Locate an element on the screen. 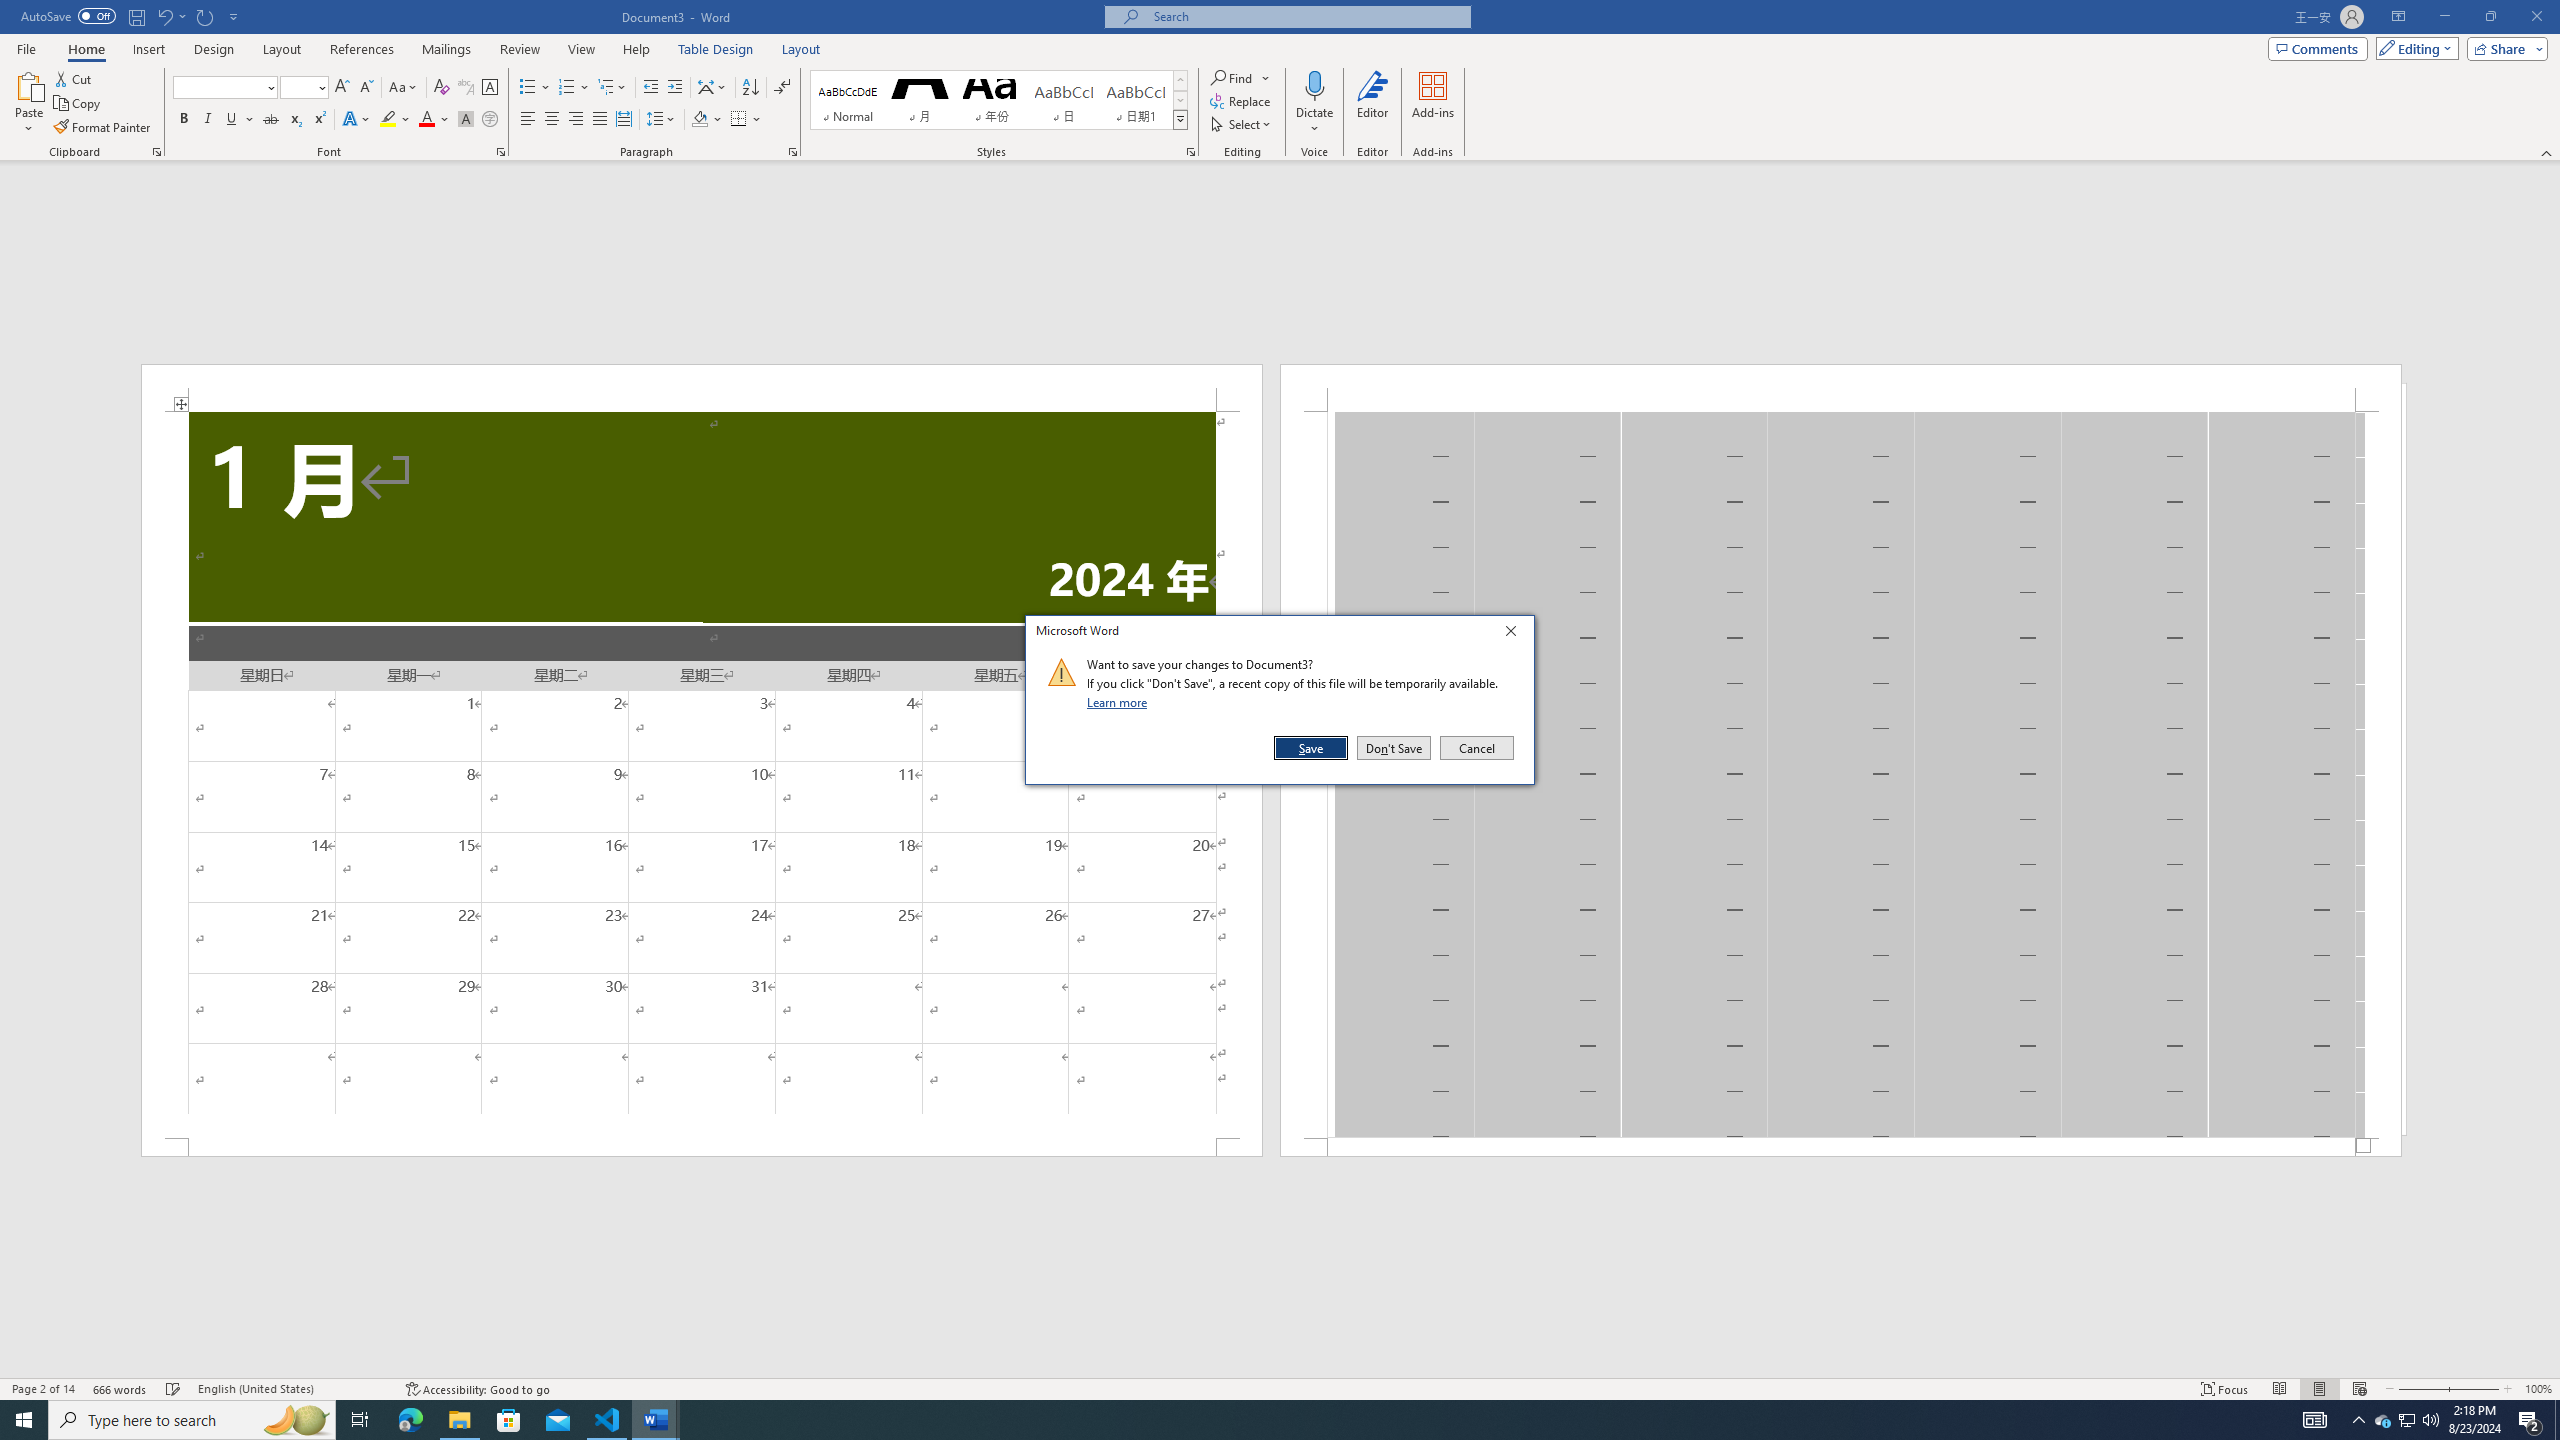 This screenshot has height=1440, width=2560. 'Increase Indent' is located at coordinates (673, 87).